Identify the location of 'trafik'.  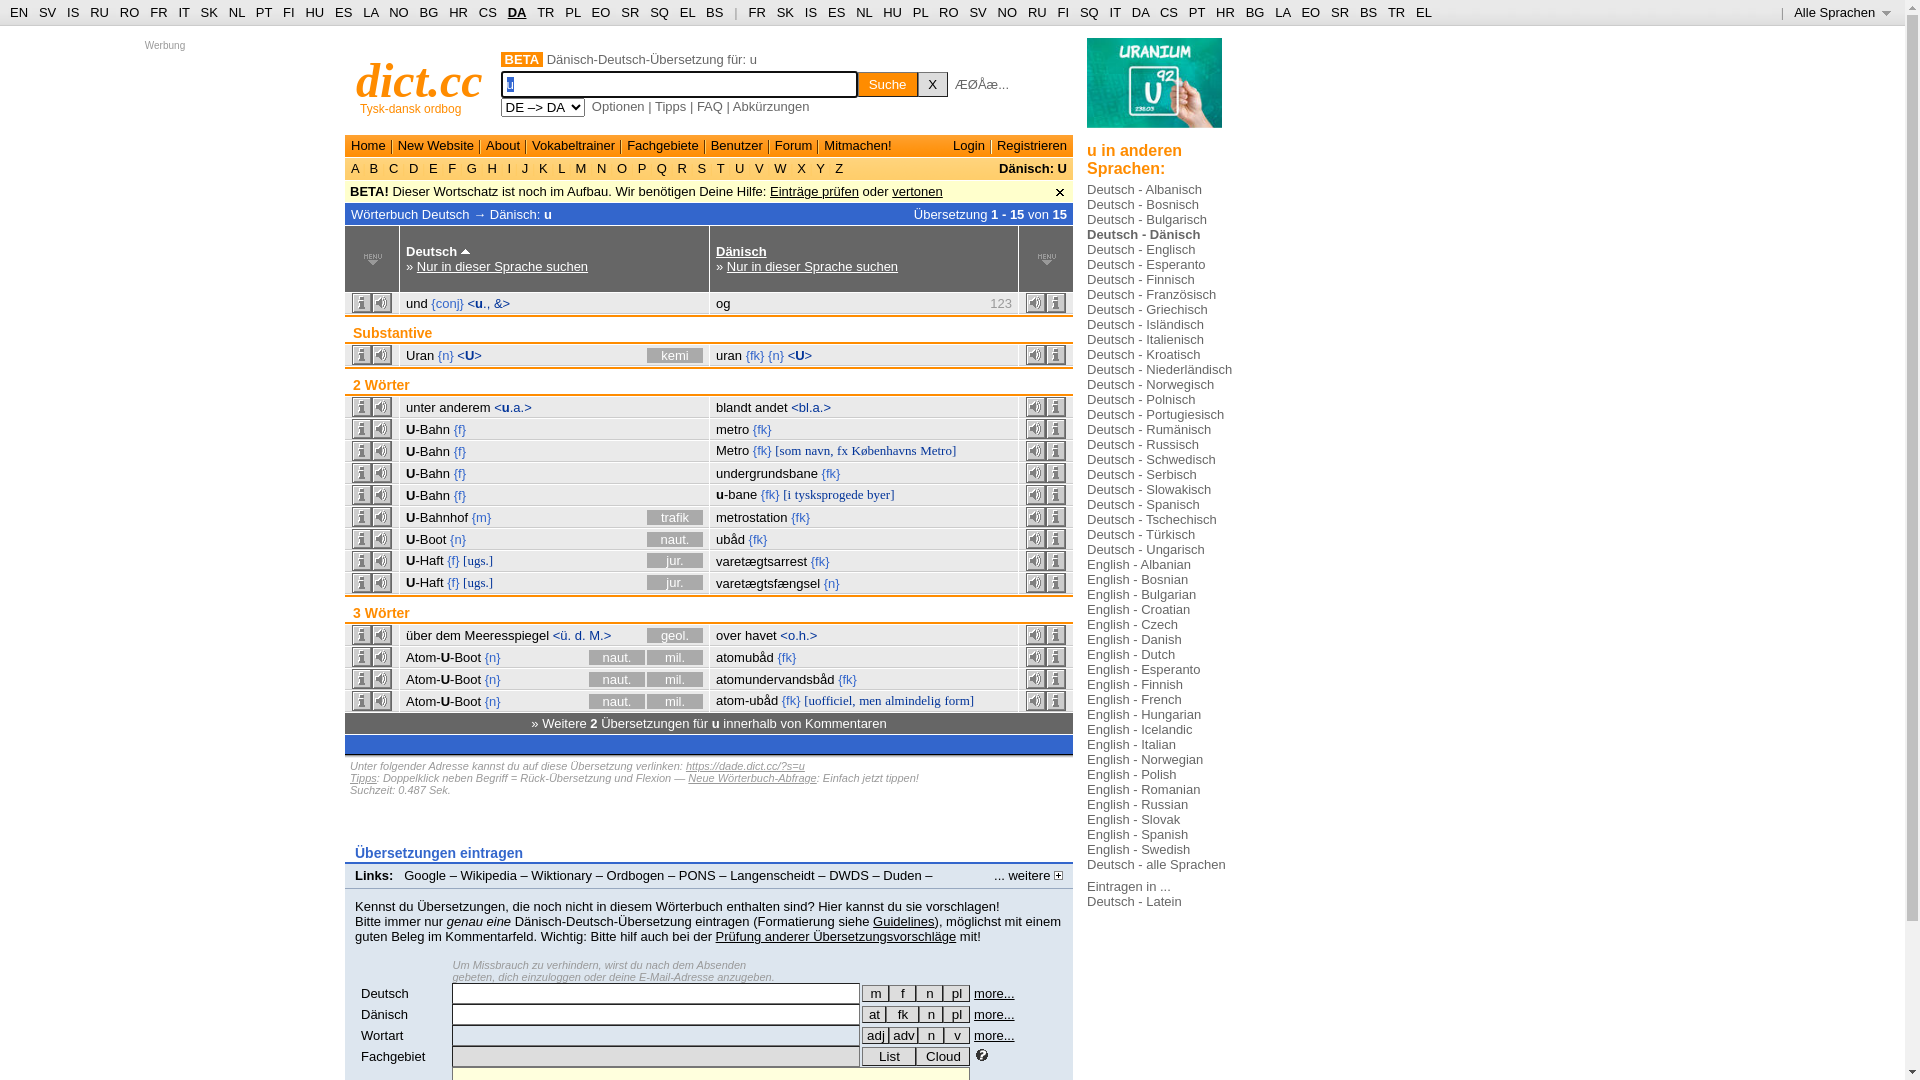
(647, 516).